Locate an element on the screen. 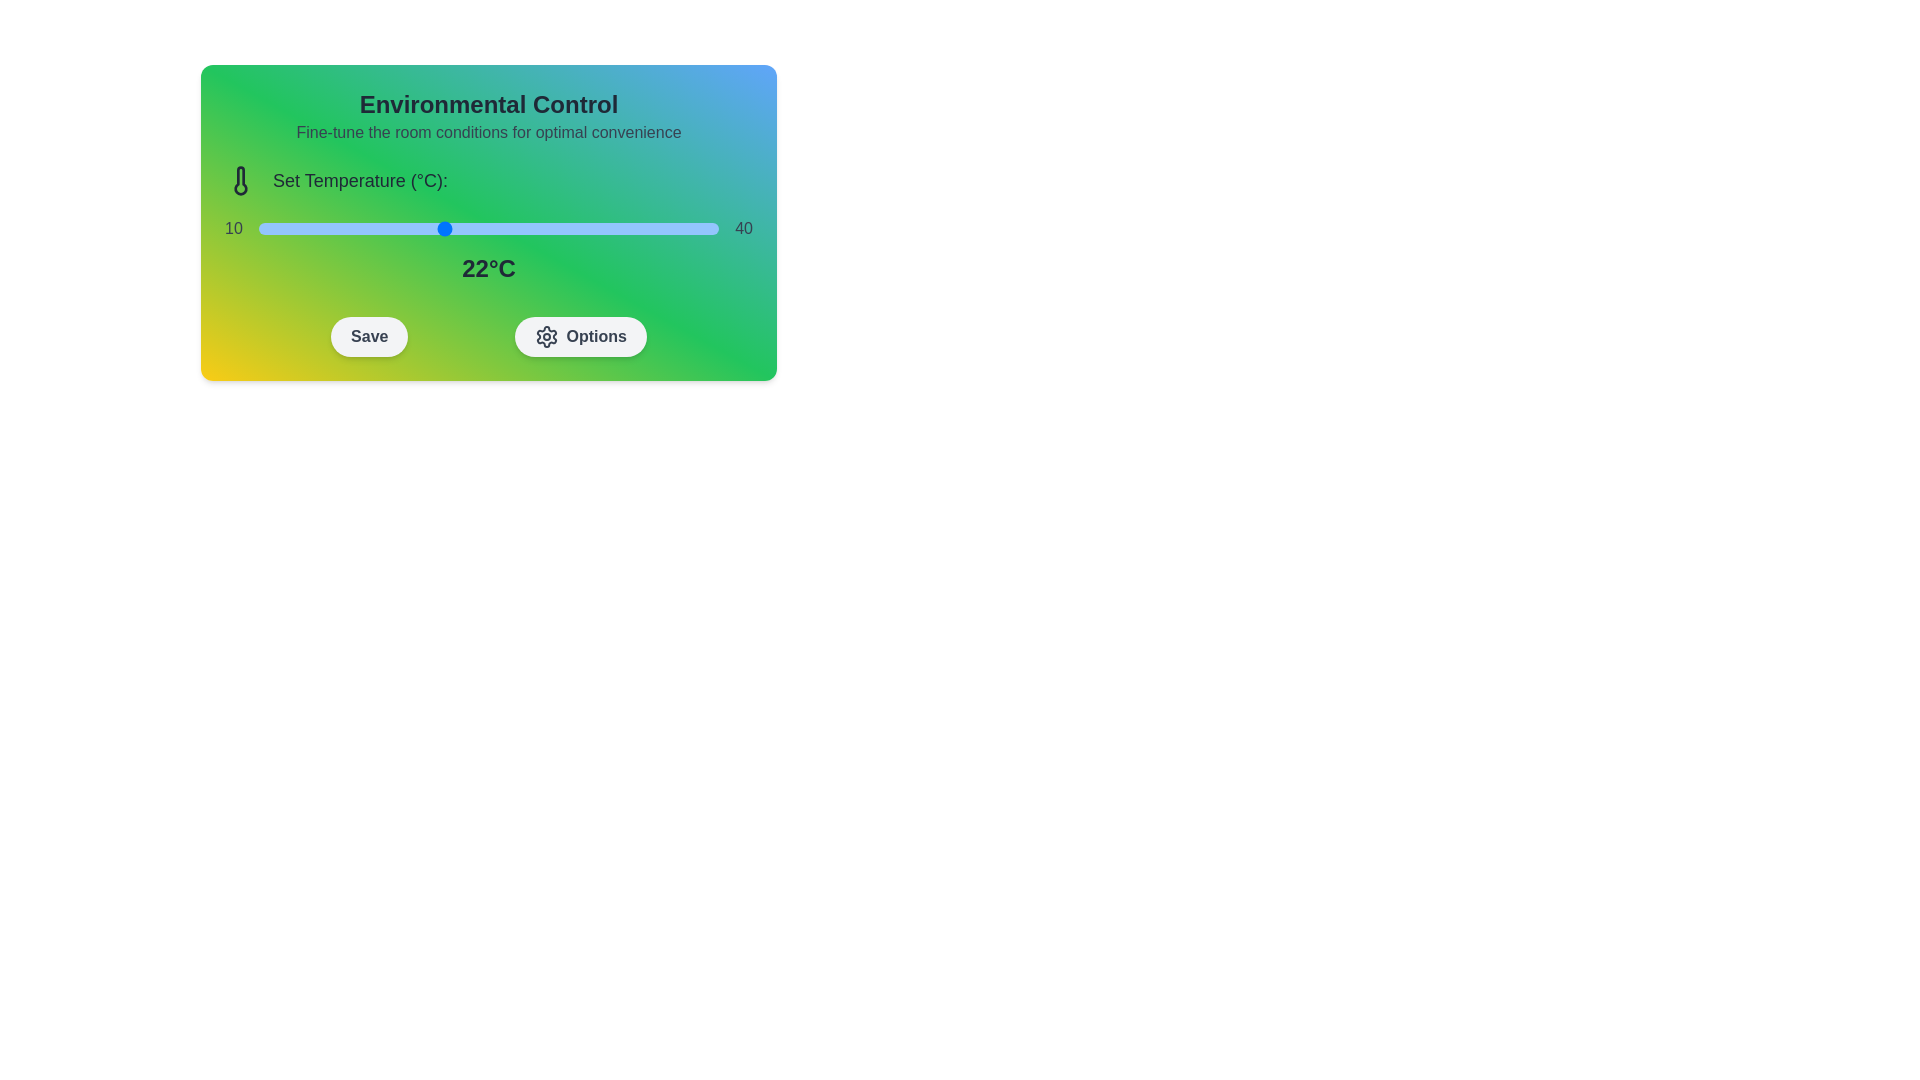 This screenshot has height=1080, width=1920. the decorative temperature icon located to the left of the 'Set Temperature (°C):' label is located at coordinates (240, 181).